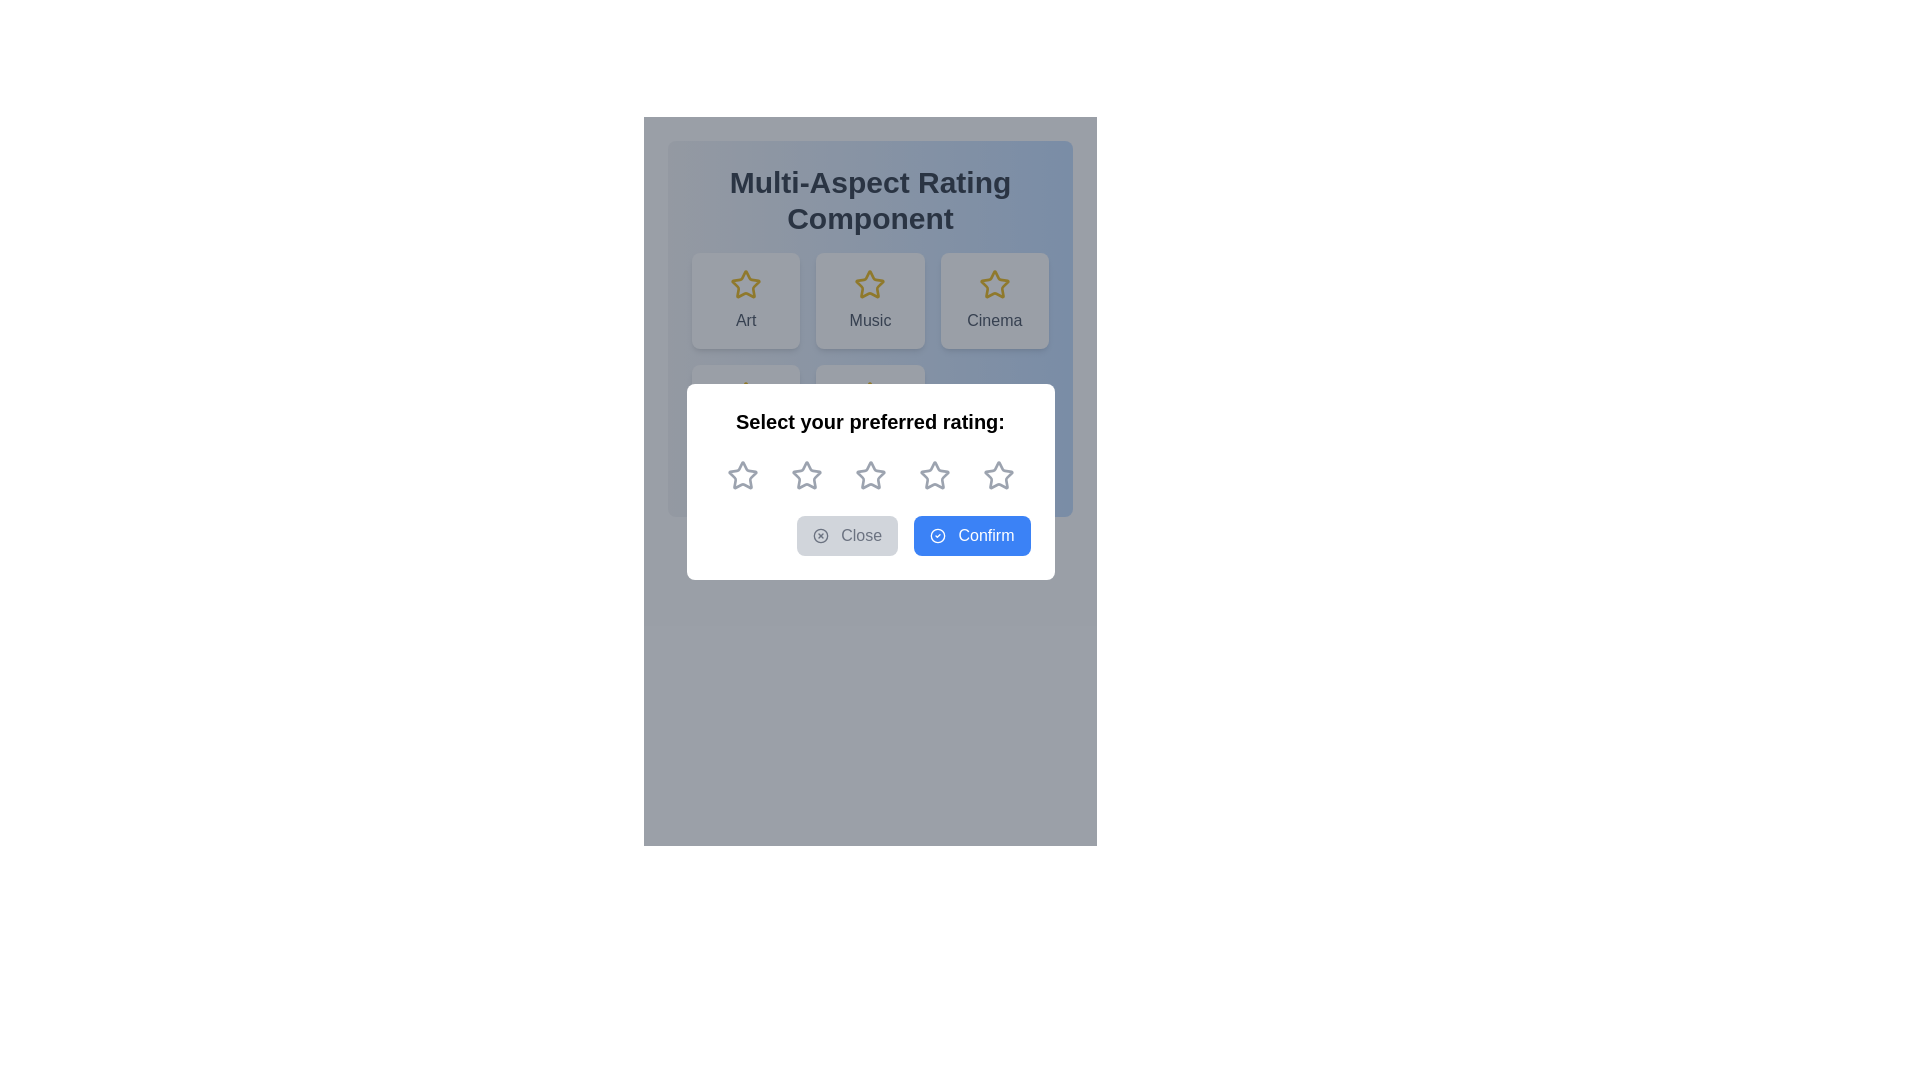 This screenshot has width=1920, height=1080. I want to click on the row of star icons in the modal dialog to give a rating, so click(870, 481).